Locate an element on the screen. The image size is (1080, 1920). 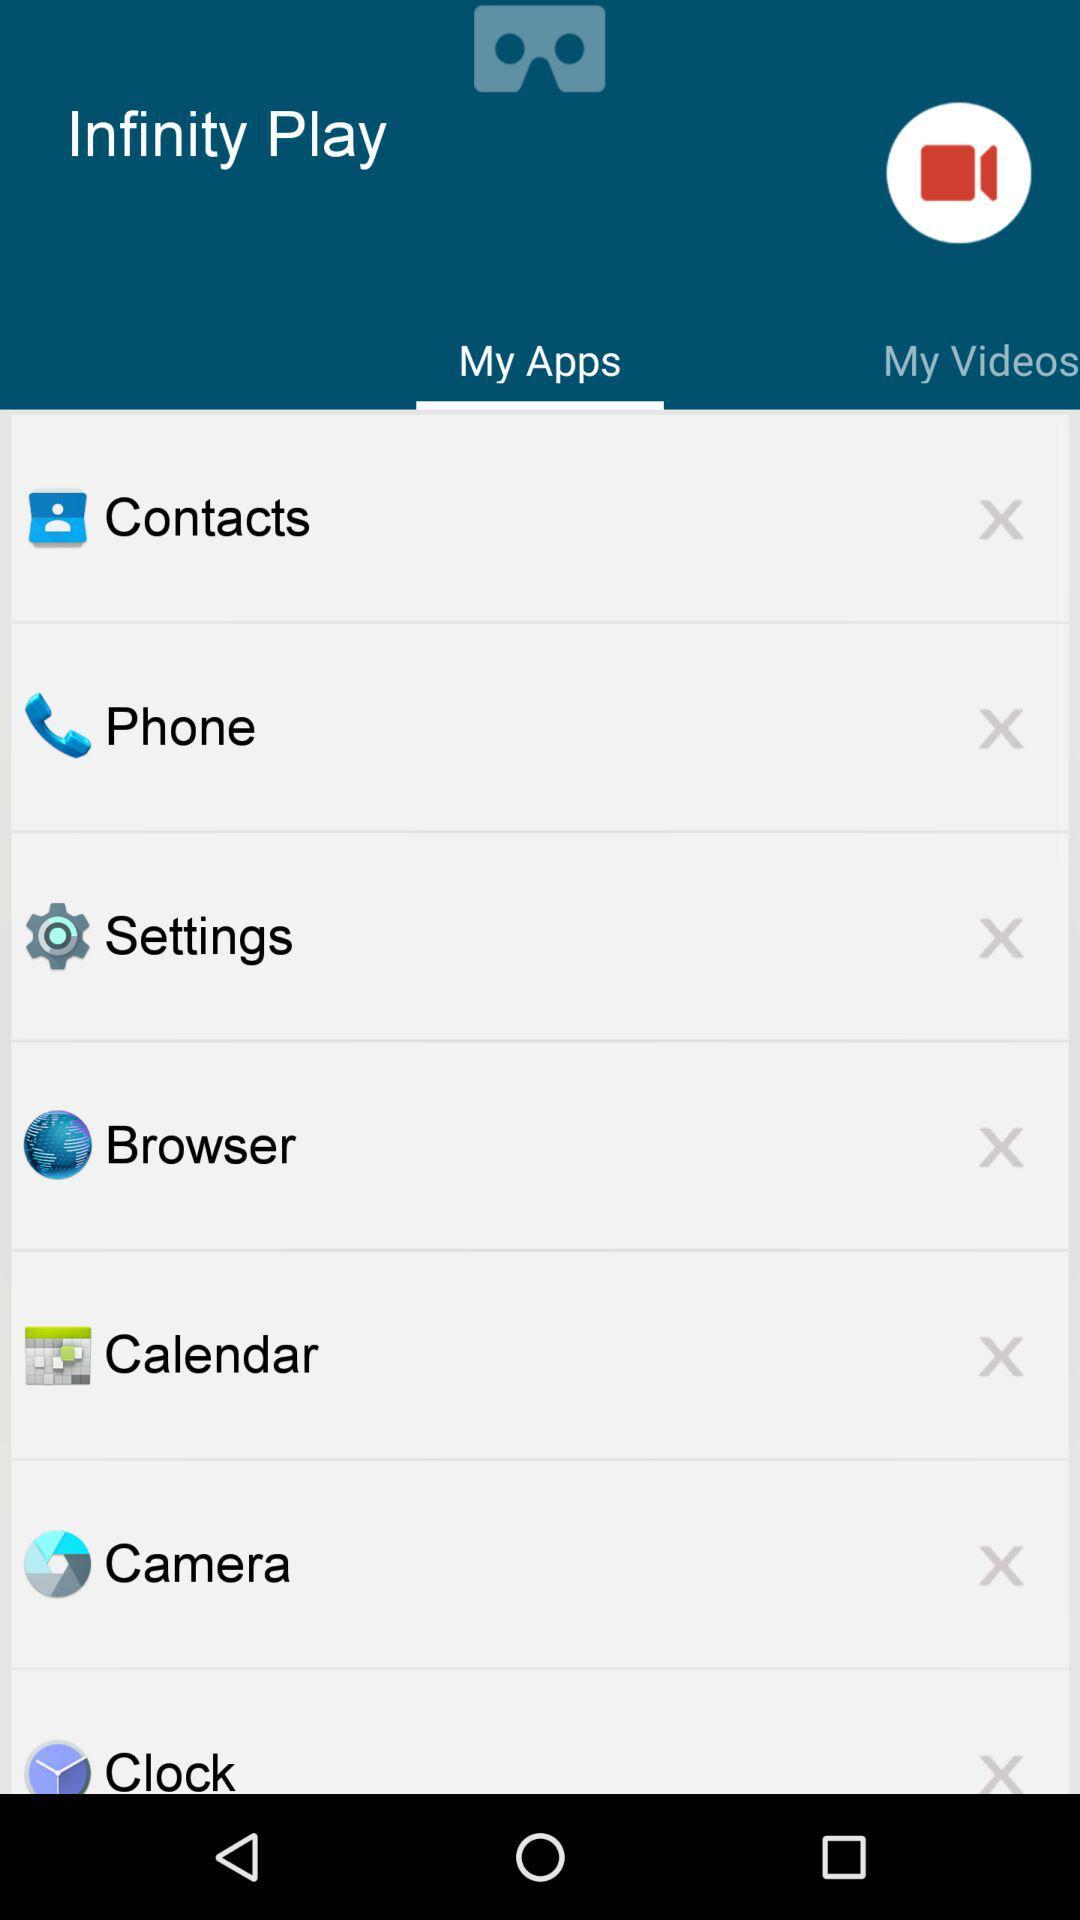
the calender is located at coordinates (56, 1354).